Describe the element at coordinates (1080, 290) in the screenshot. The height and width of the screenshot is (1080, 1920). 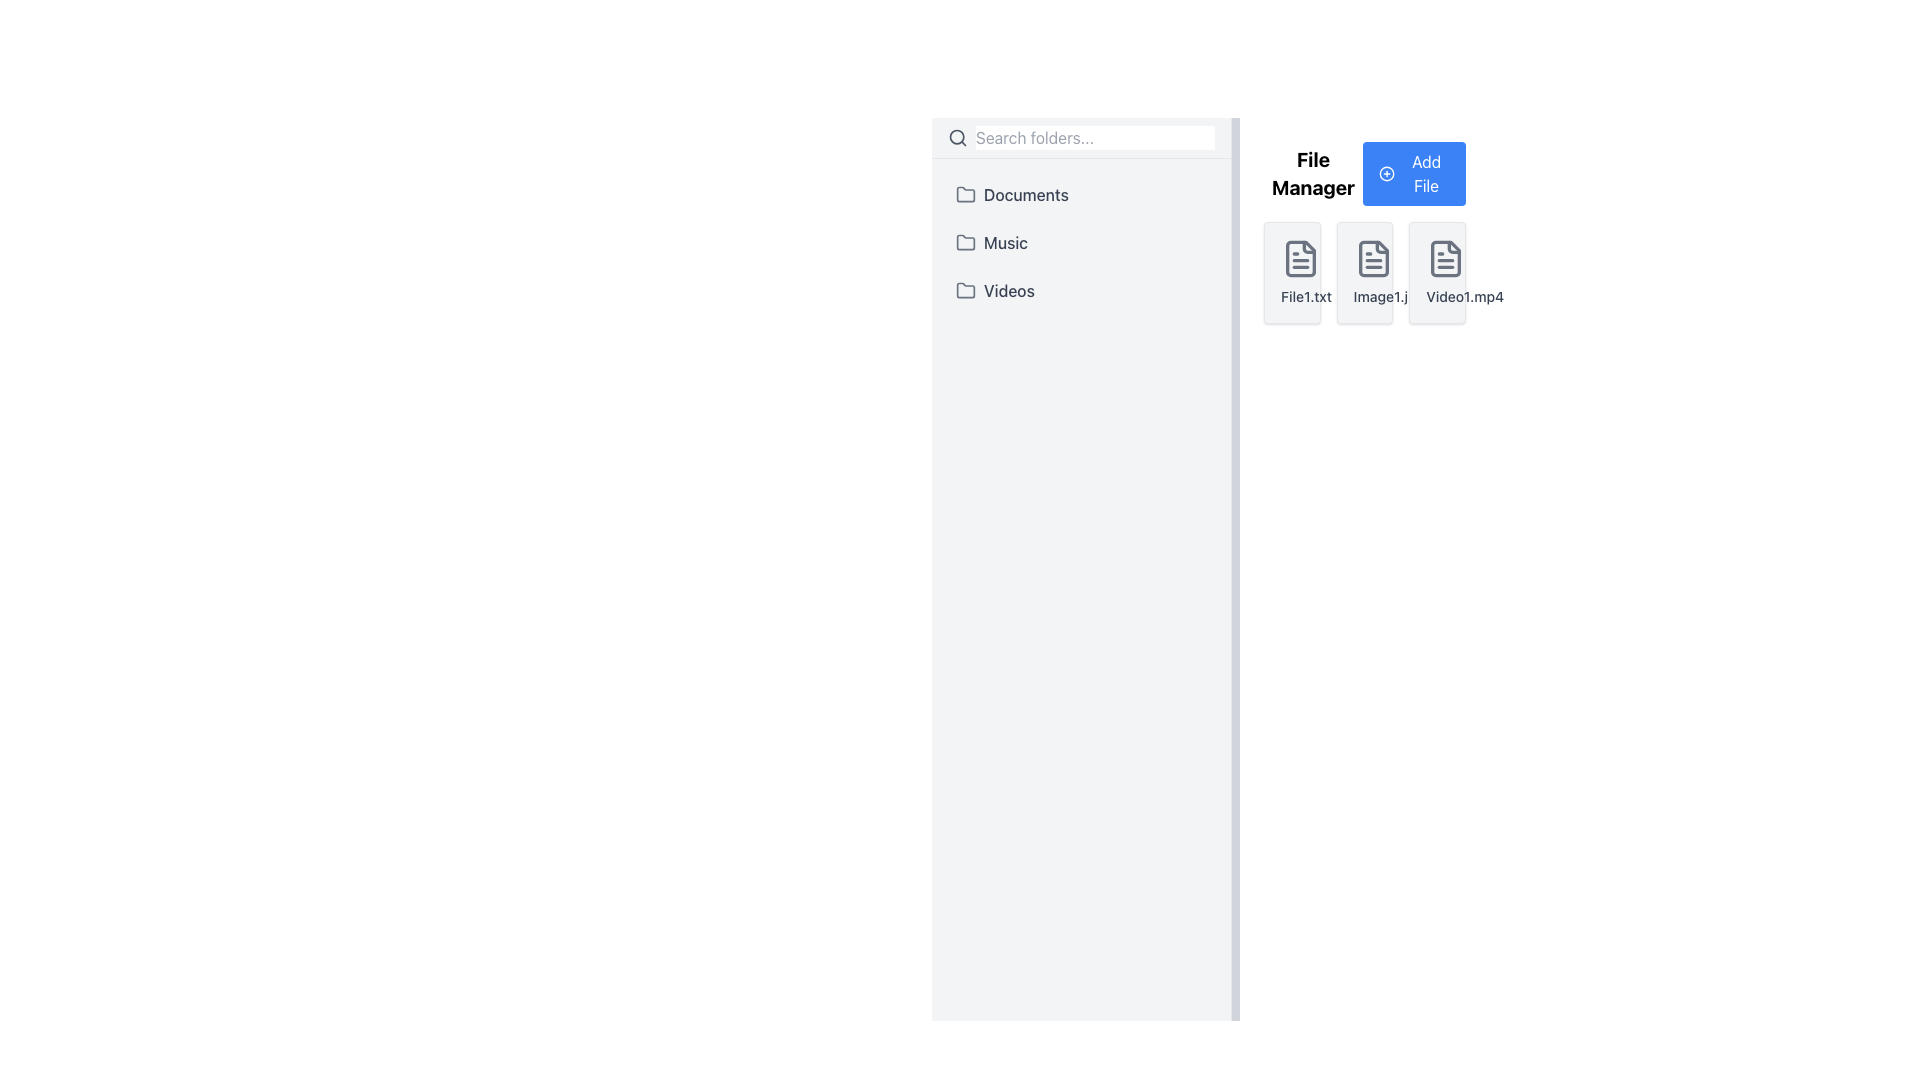
I see `the 'Videos' navigation item in the left-hand sidebar` at that location.